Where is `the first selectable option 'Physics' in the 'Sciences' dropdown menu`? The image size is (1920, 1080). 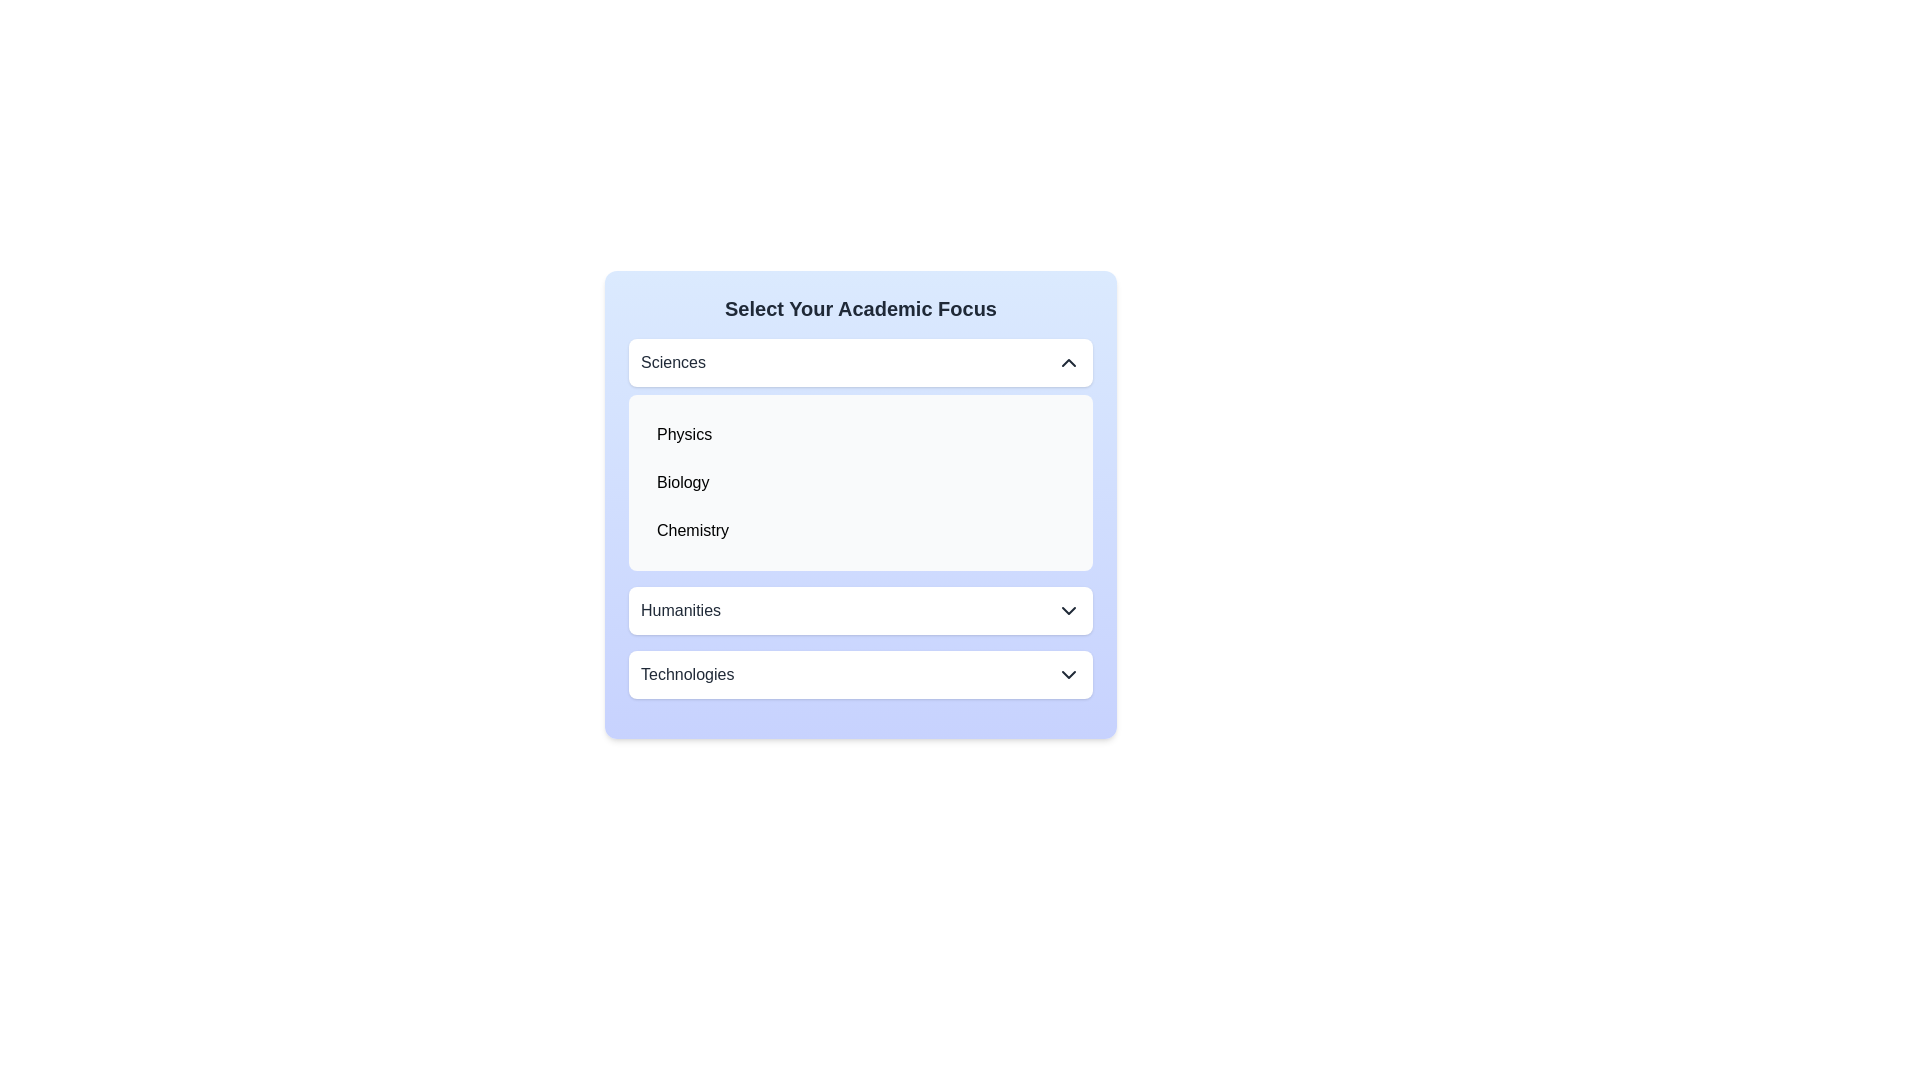 the first selectable option 'Physics' in the 'Sciences' dropdown menu is located at coordinates (860, 434).